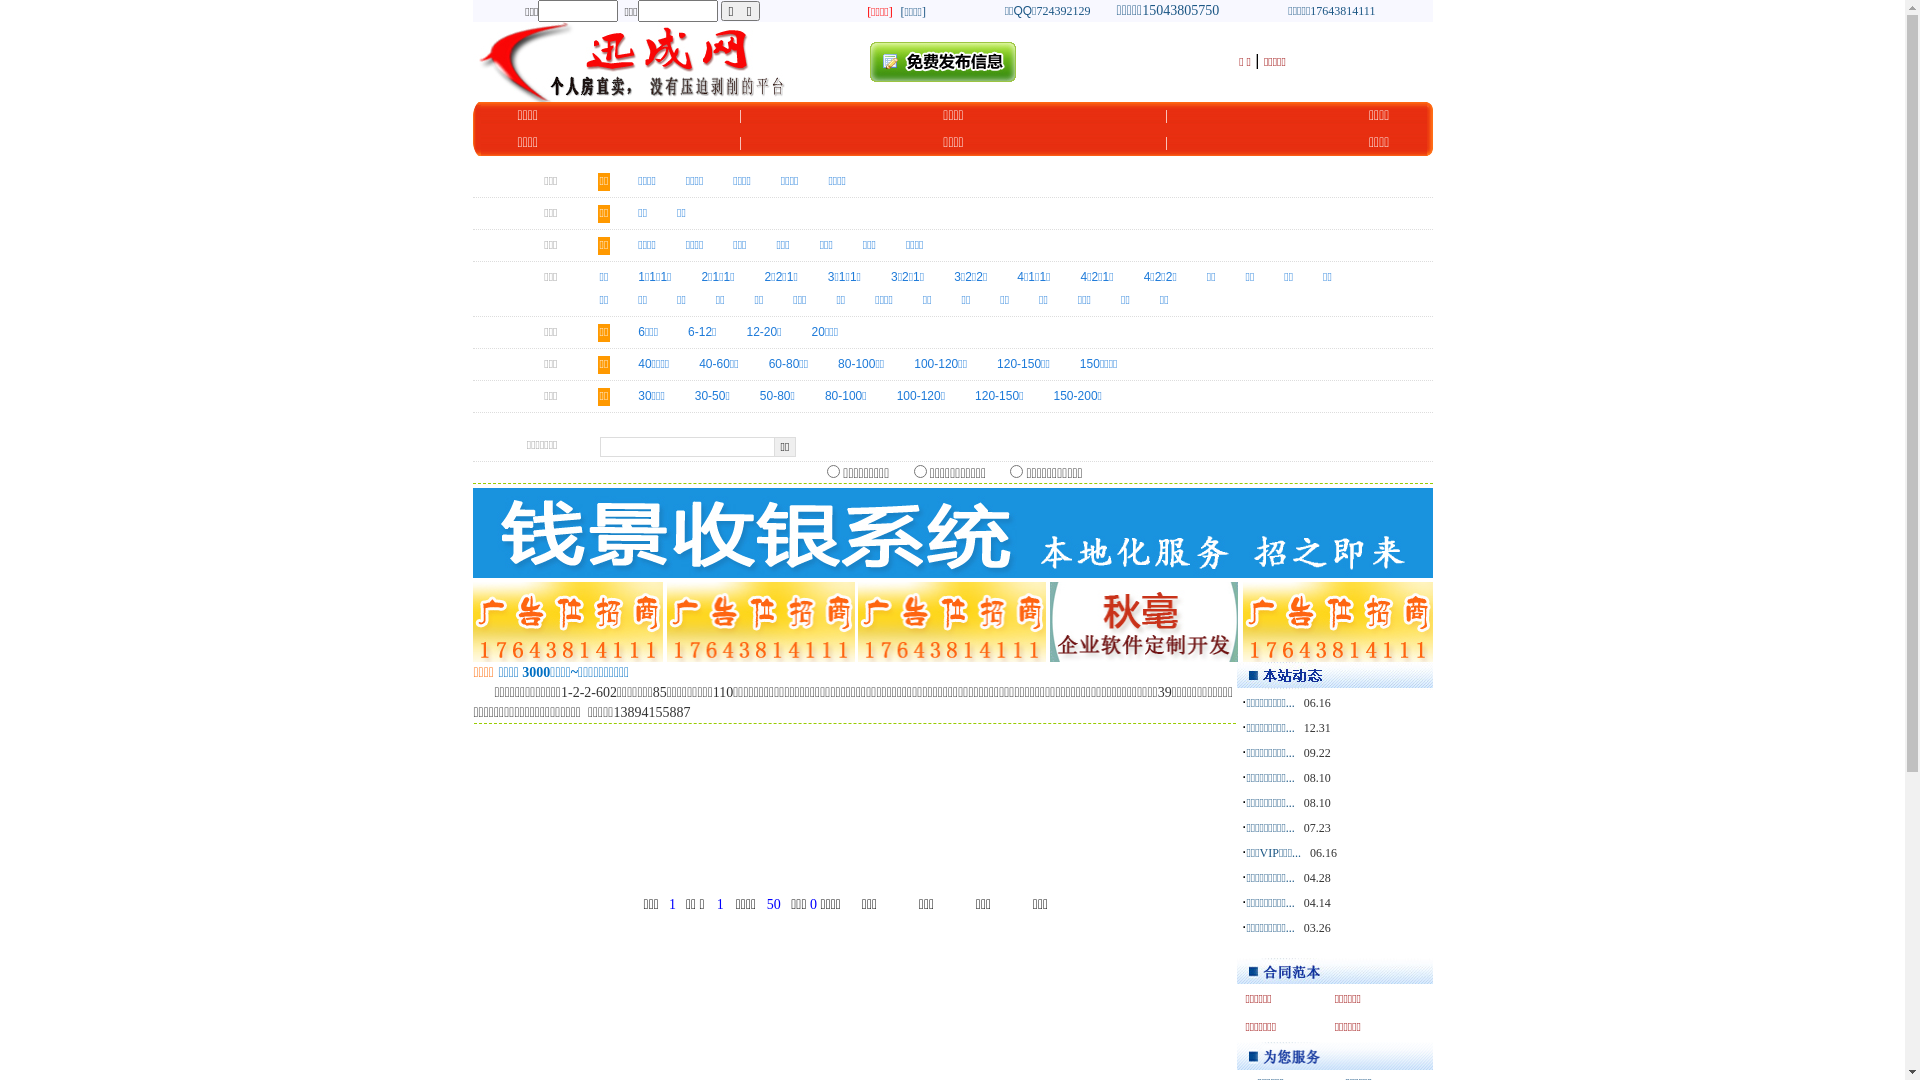 The width and height of the screenshot is (1920, 1080). I want to click on 'cb_f3', so click(1016, 471).